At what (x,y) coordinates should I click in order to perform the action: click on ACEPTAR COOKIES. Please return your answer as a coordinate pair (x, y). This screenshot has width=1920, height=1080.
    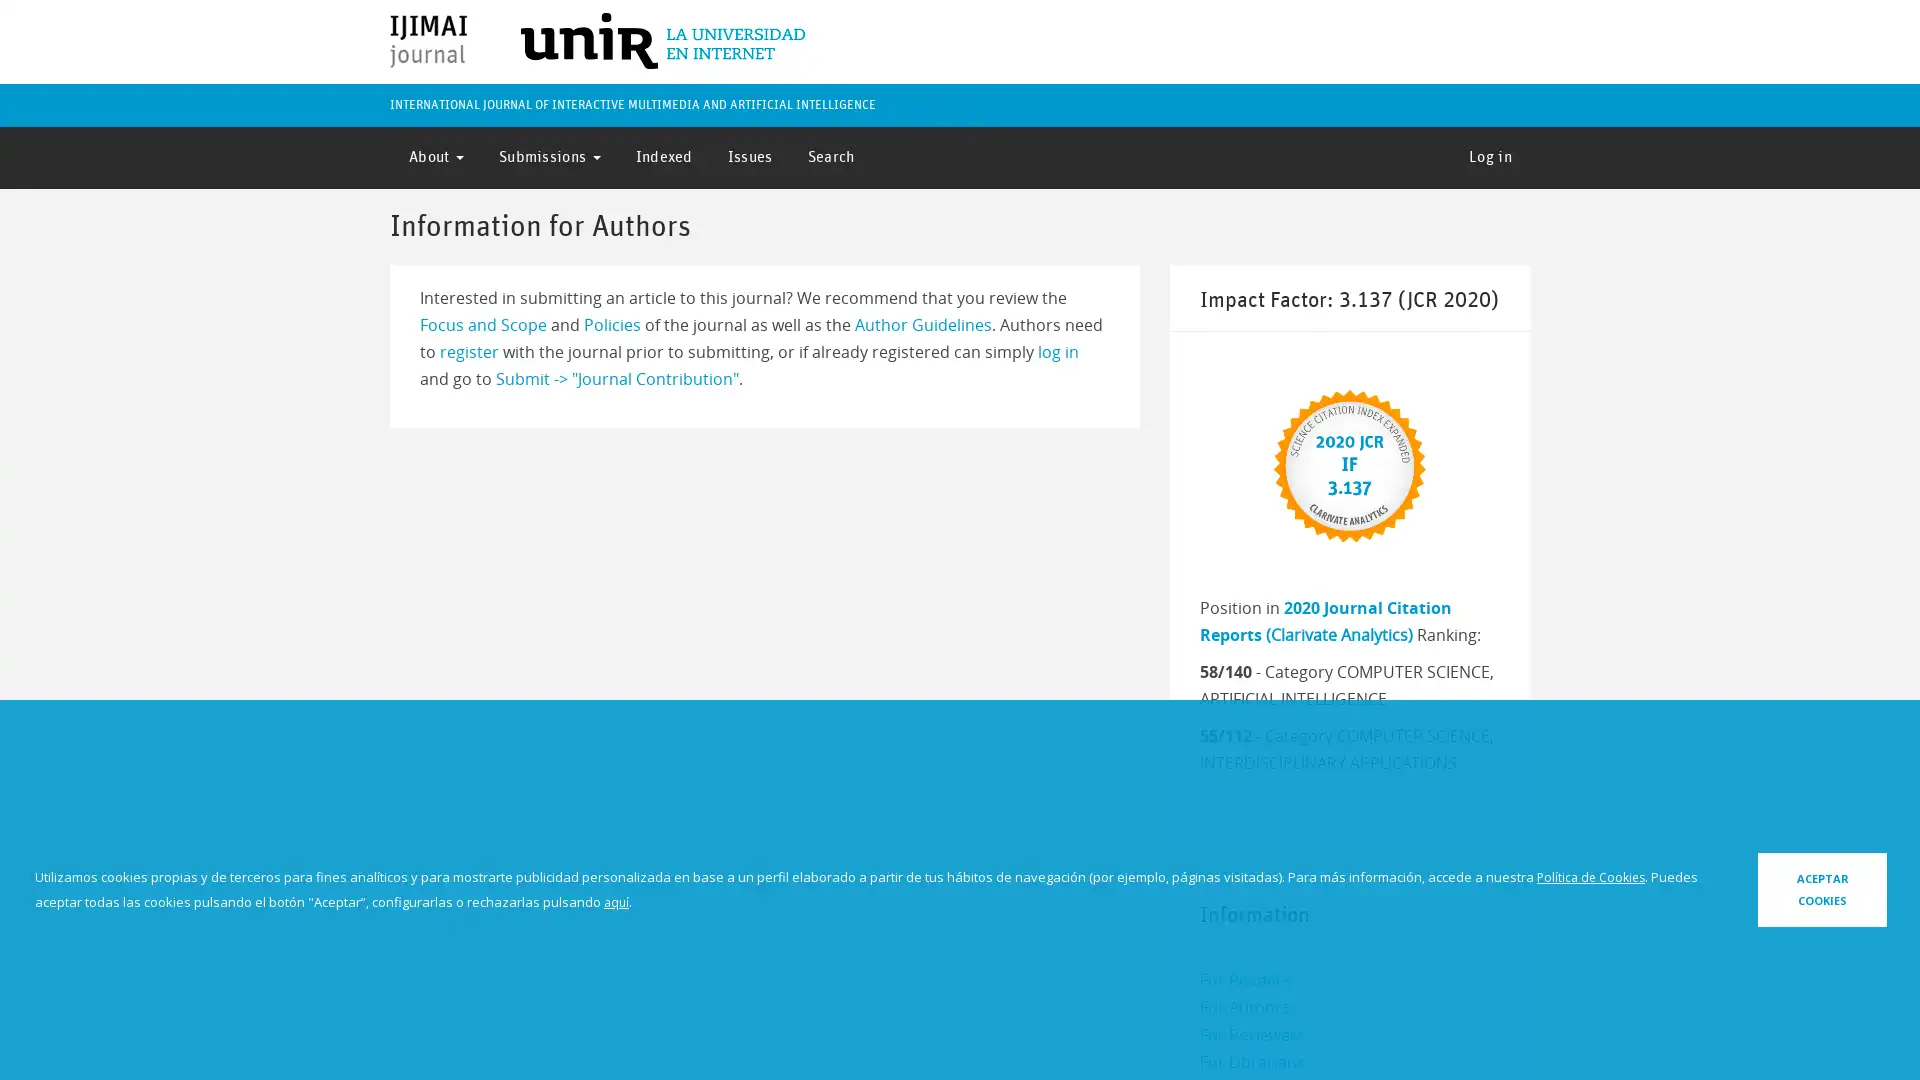
    Looking at the image, I should click on (1767, 888).